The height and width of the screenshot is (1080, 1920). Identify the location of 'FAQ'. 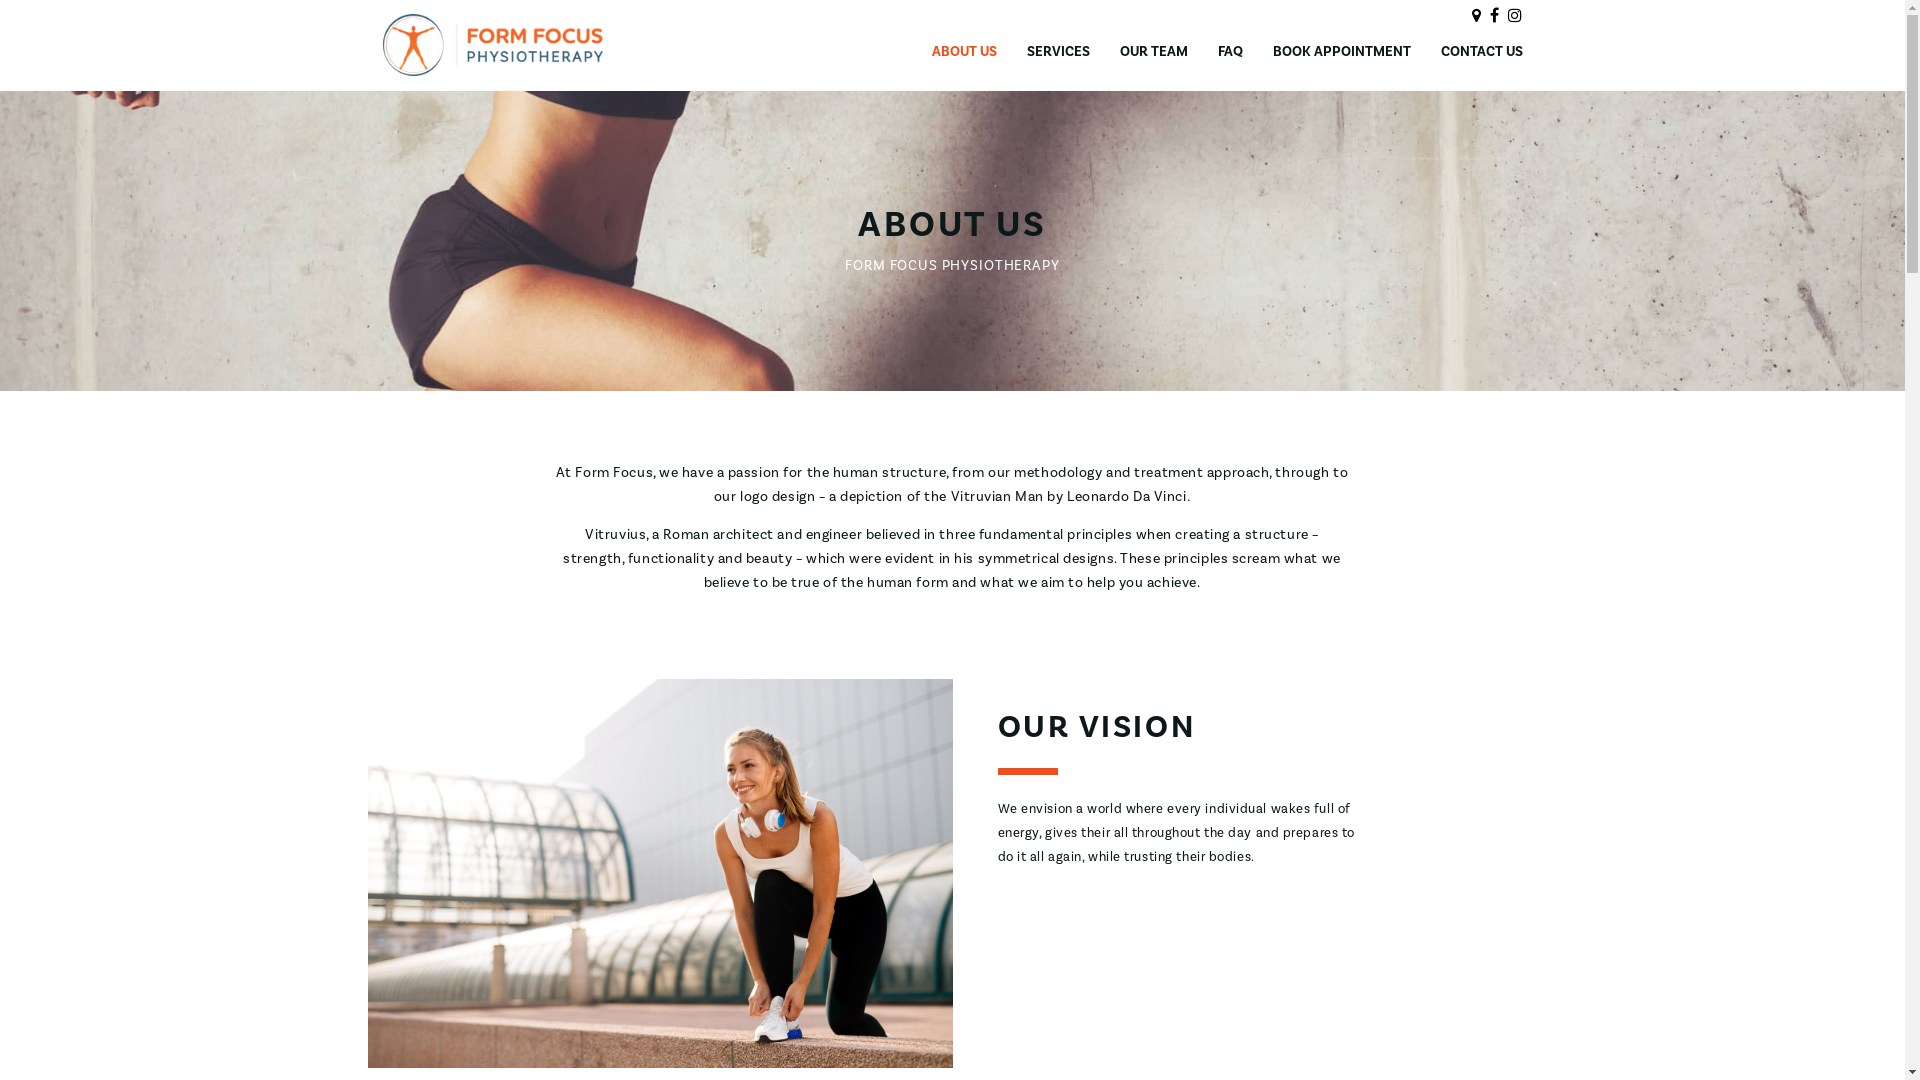
(1229, 50).